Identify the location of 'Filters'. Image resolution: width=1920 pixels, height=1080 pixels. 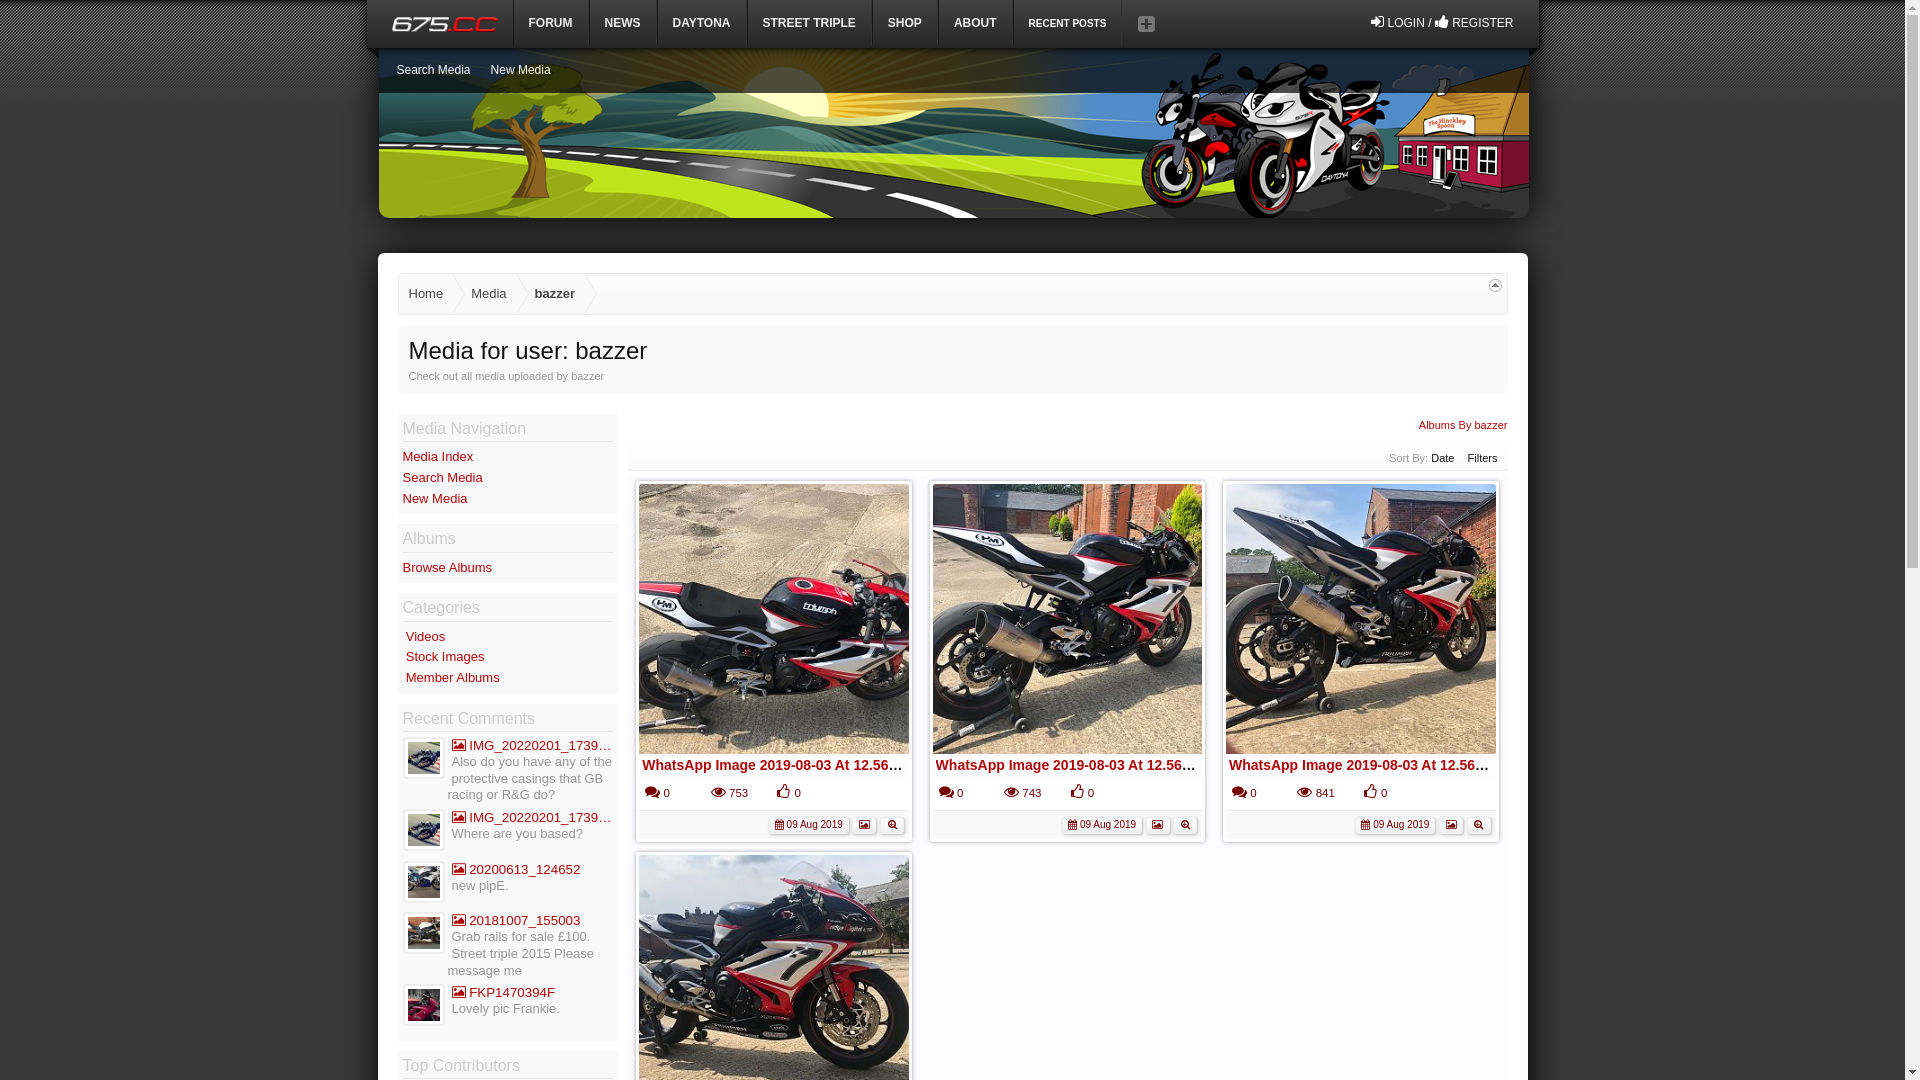
(1483, 458).